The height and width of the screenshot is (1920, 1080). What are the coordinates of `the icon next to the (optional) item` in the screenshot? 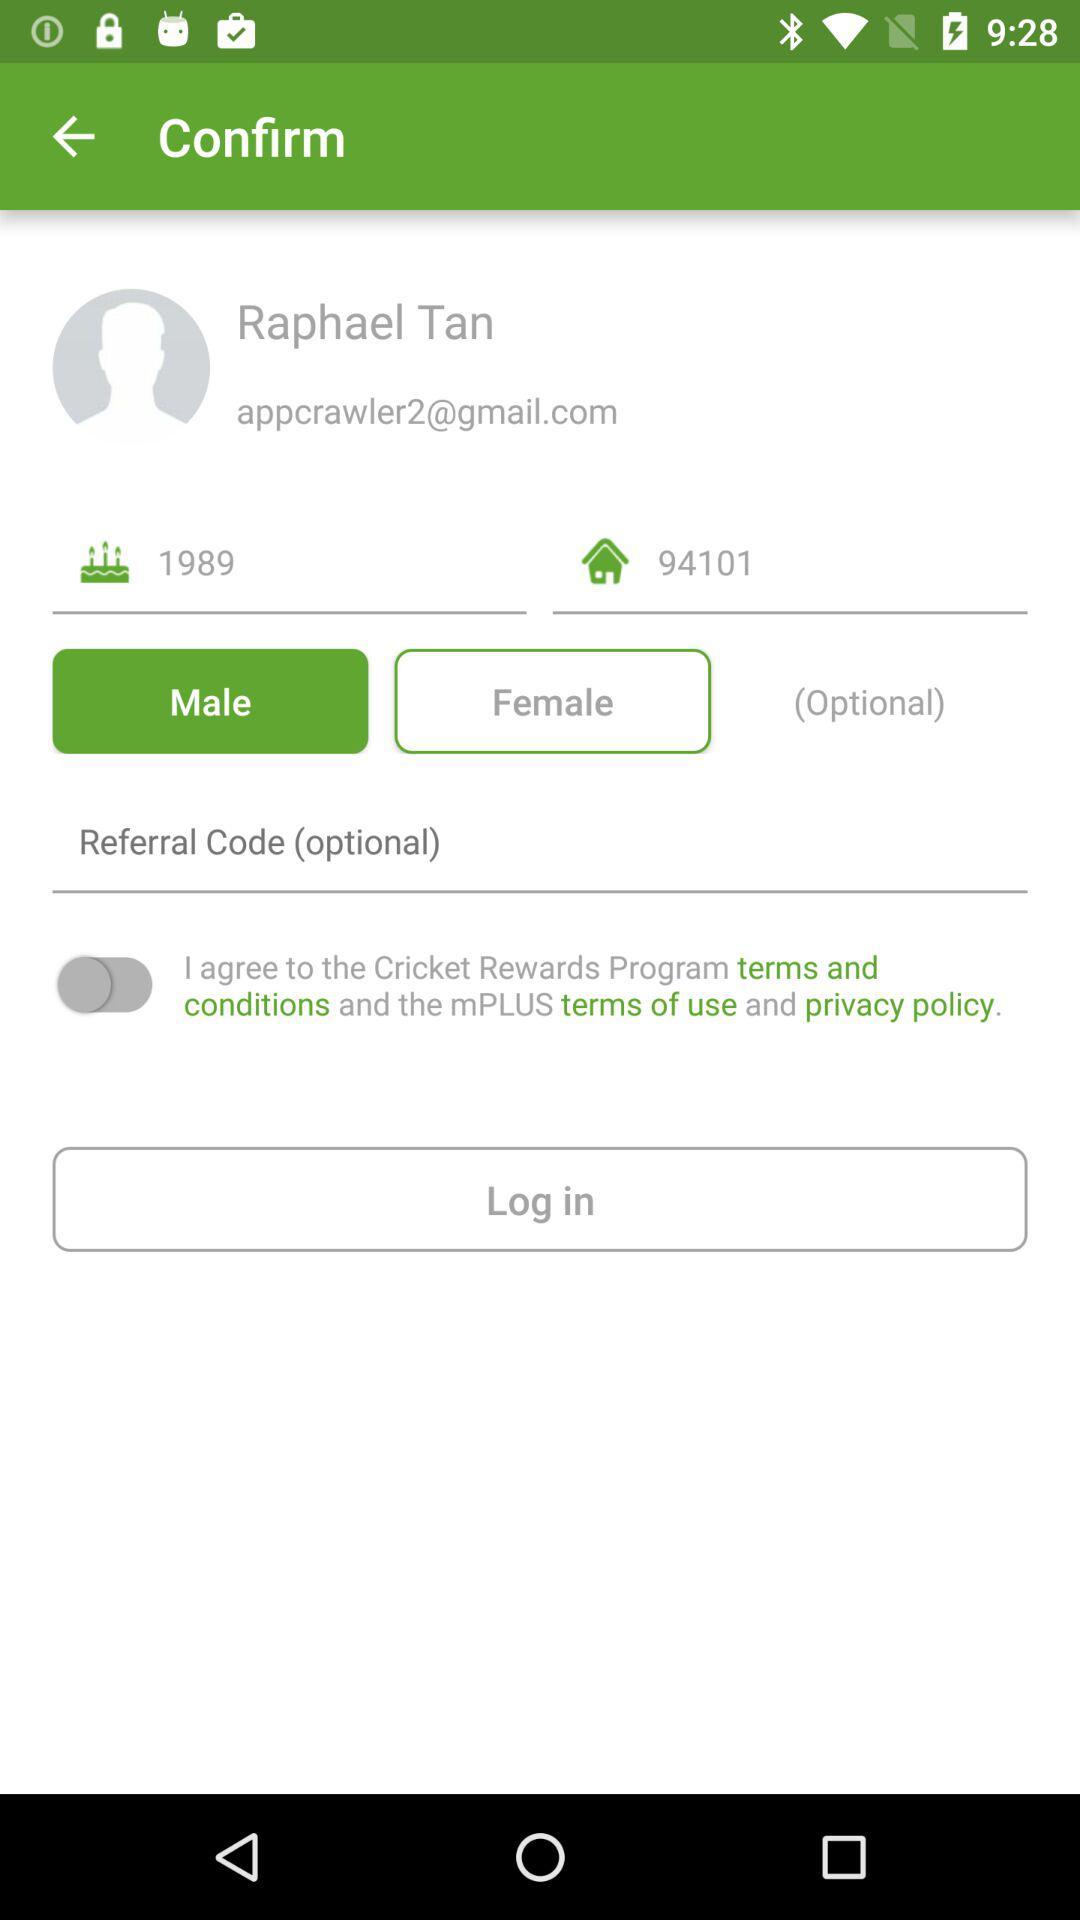 It's located at (552, 701).